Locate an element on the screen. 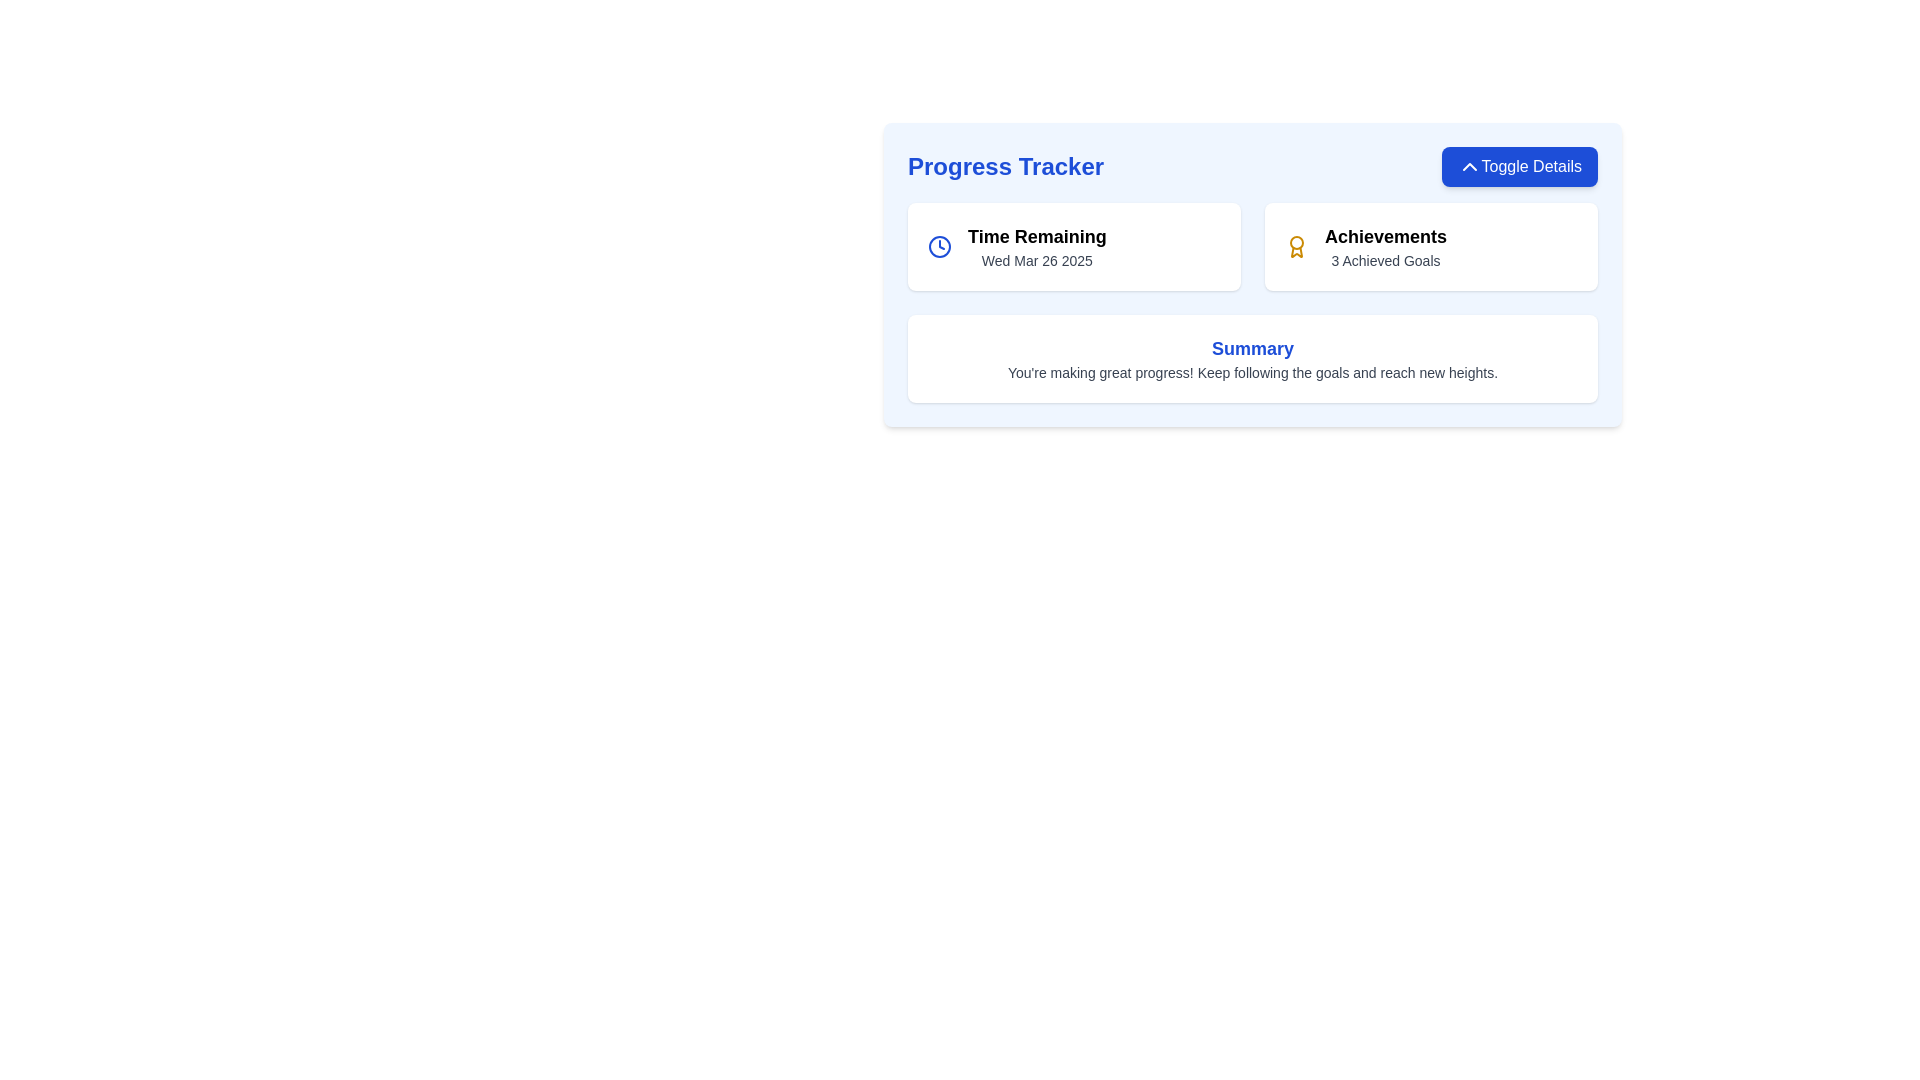 This screenshot has width=1920, height=1080. the Informational text section that displays 'Achievements' and '3 Achieved Goals' within a rectangular white card in the upper-right section of the Progress Tracker interface is located at coordinates (1385, 245).